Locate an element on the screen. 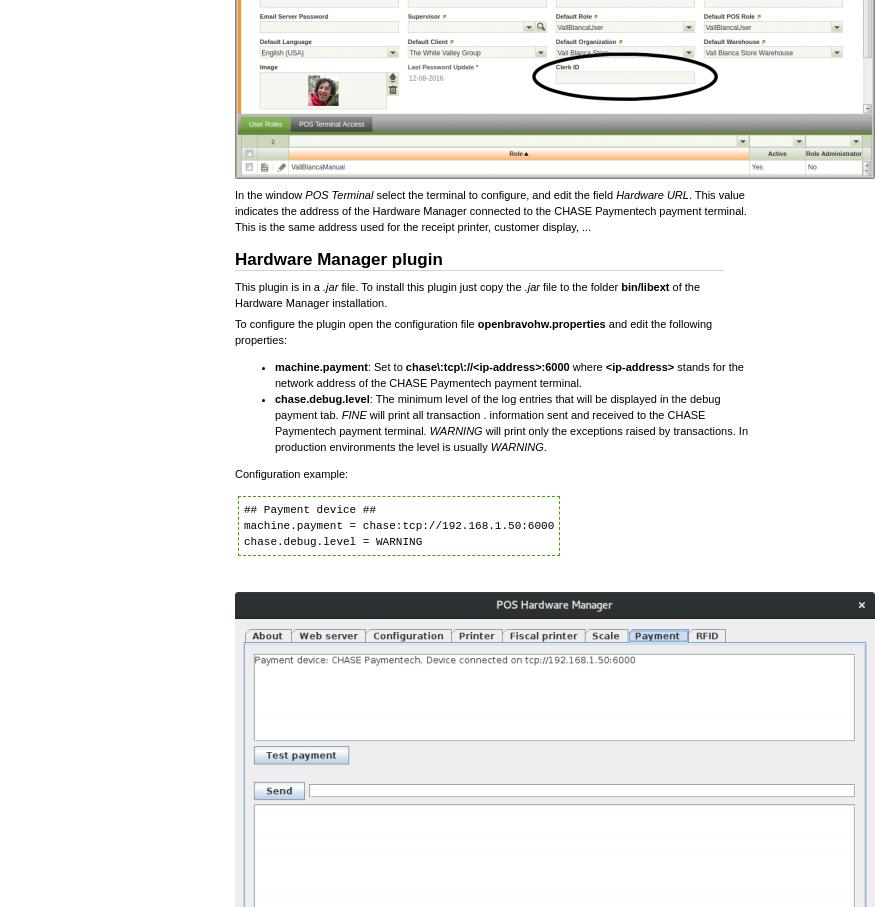 The image size is (875, 907). 'Hardware Manager plugin' is located at coordinates (338, 257).